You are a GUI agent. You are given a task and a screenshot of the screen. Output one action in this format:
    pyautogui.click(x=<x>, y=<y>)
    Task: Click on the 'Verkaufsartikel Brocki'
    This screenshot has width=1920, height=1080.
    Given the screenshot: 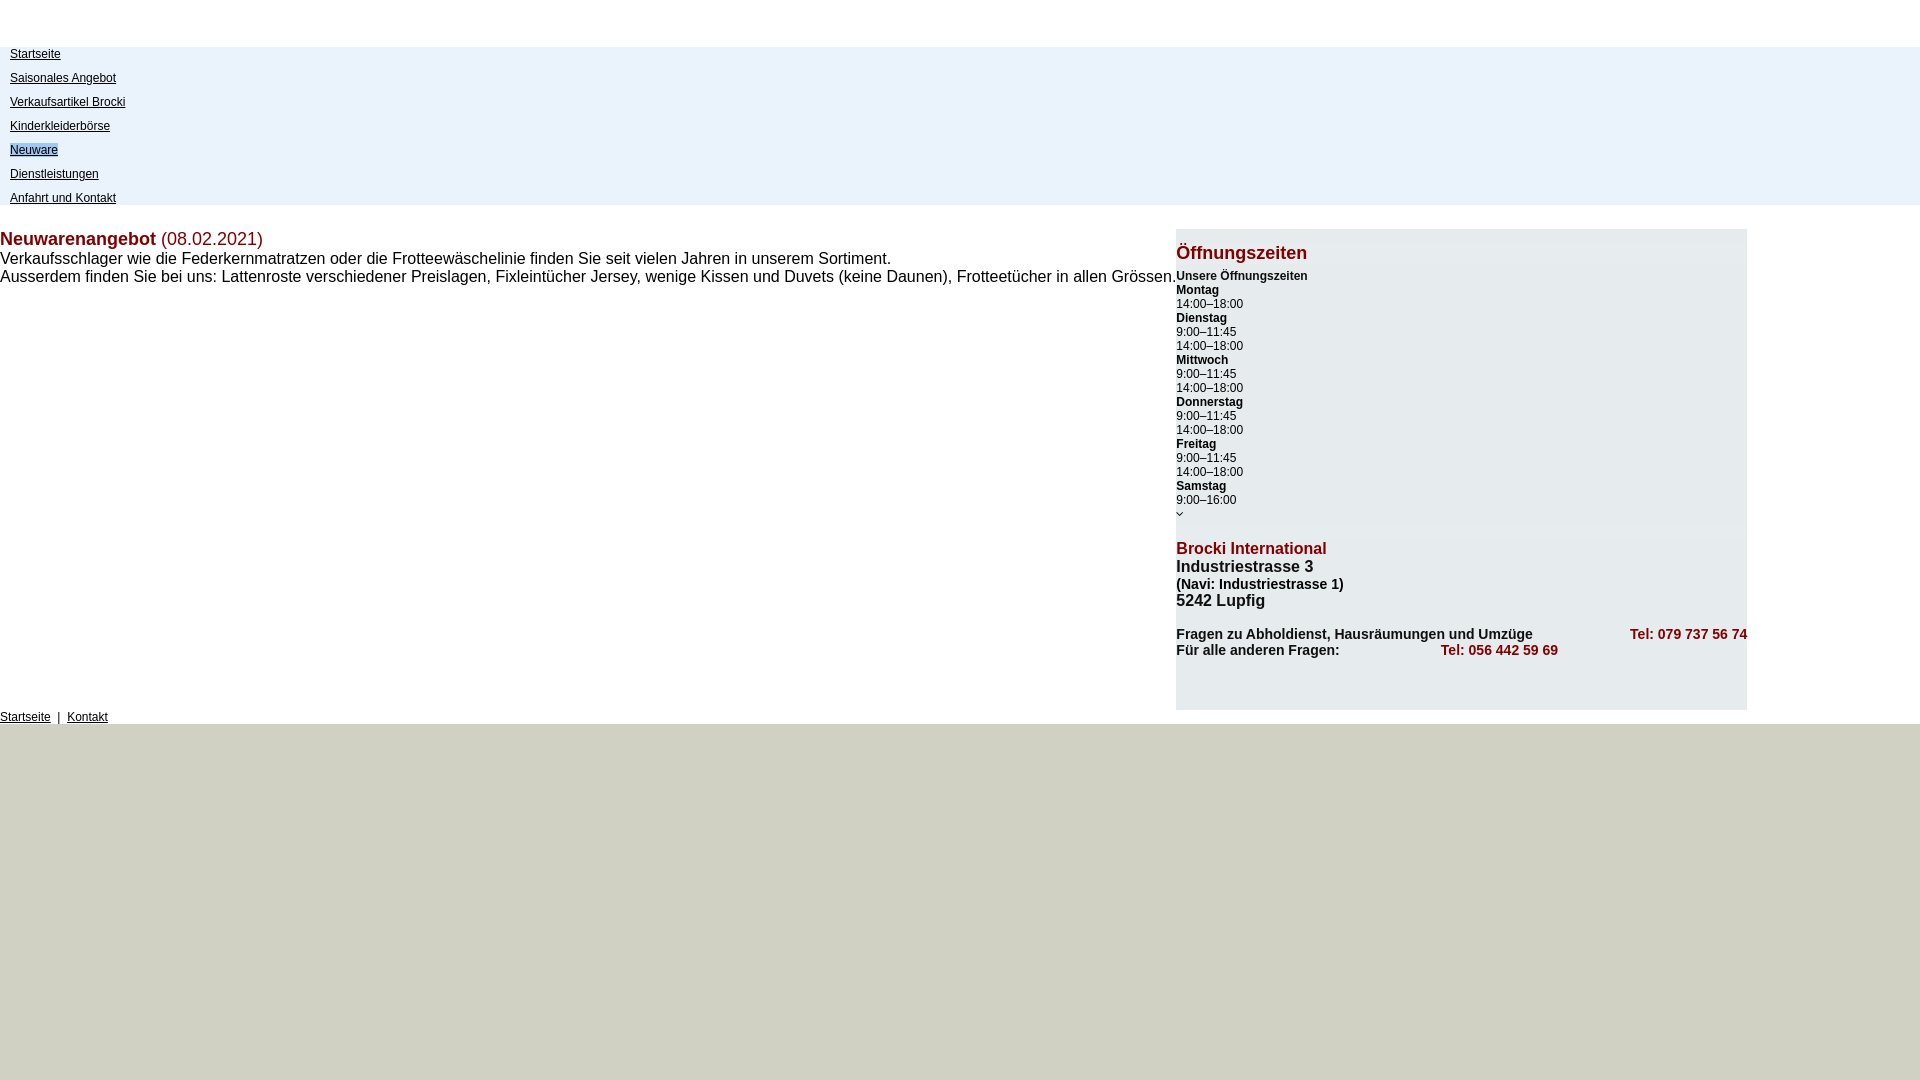 What is the action you would take?
    pyautogui.click(x=67, y=101)
    